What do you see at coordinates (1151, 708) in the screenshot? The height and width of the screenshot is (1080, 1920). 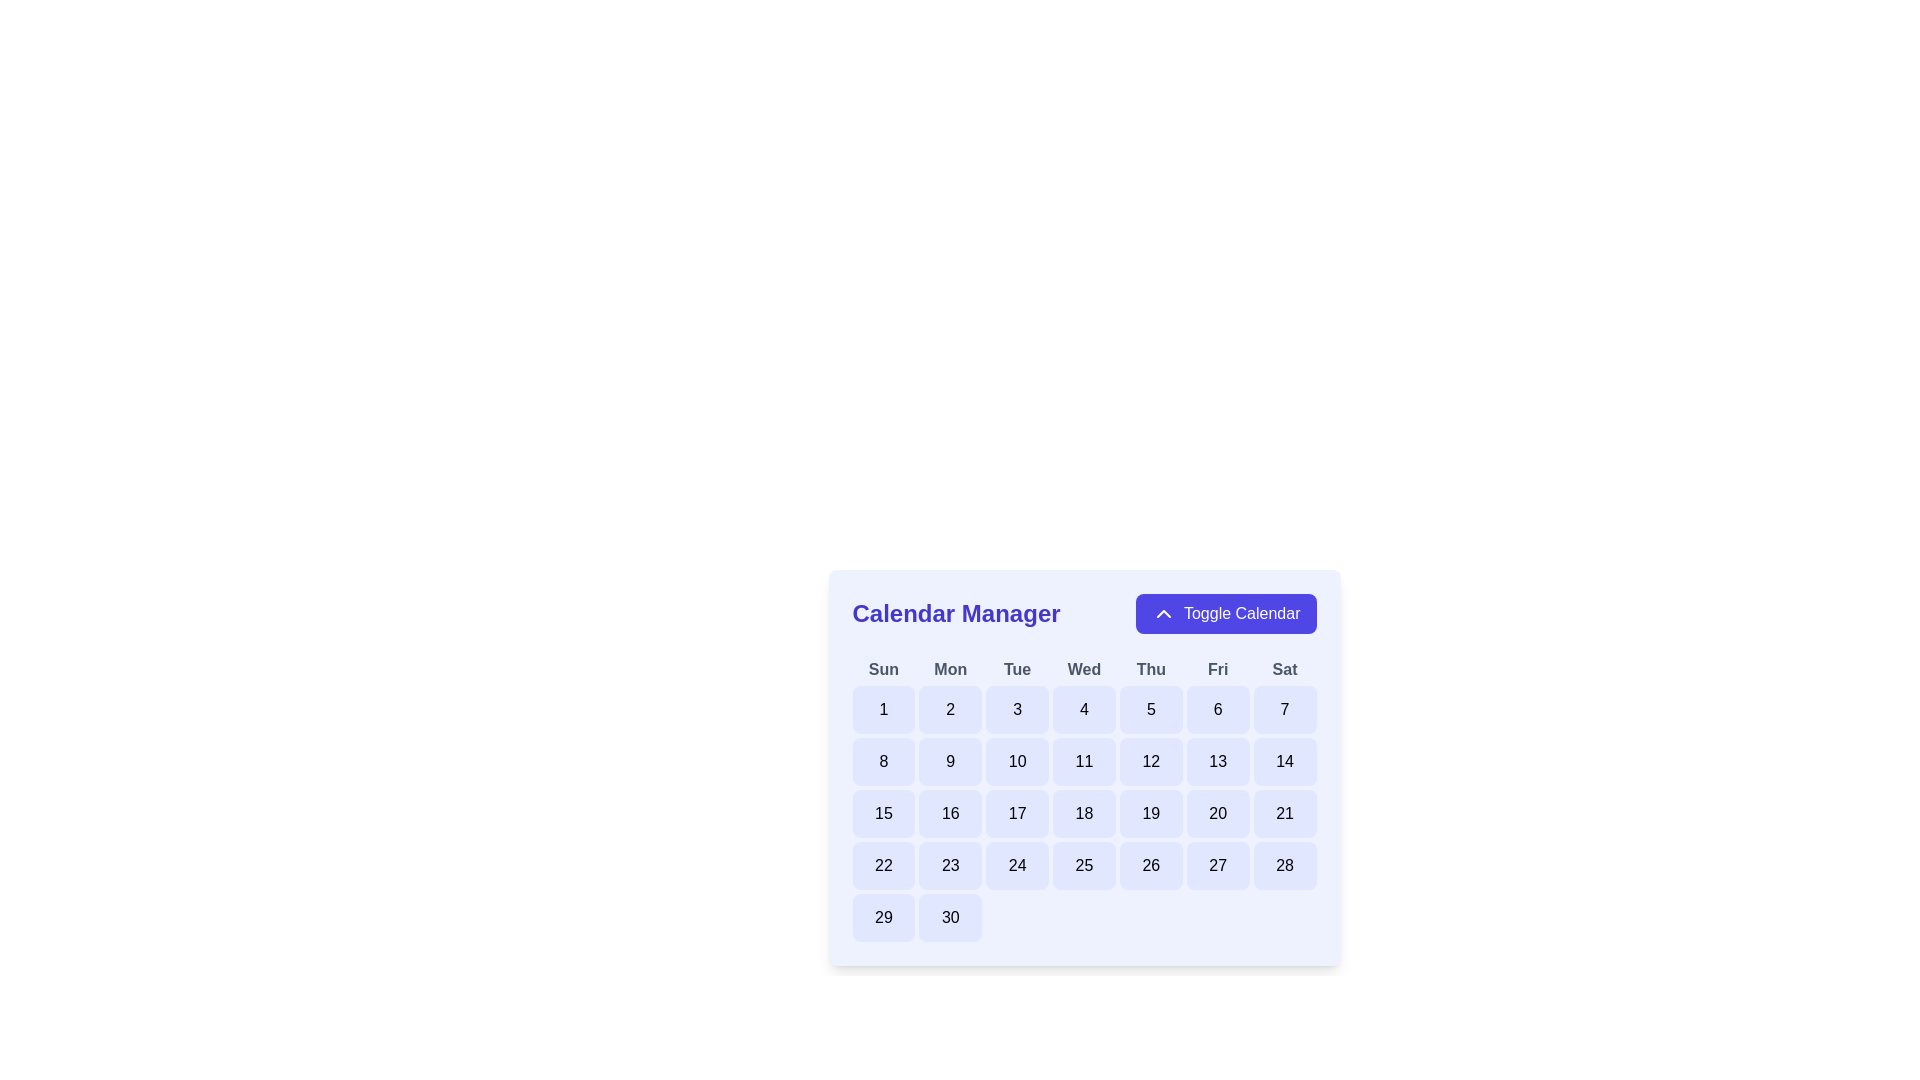 I see `the button containing the numeral '5' in the calendar grid under the header 'Thu' for accessibility purposes` at bounding box center [1151, 708].